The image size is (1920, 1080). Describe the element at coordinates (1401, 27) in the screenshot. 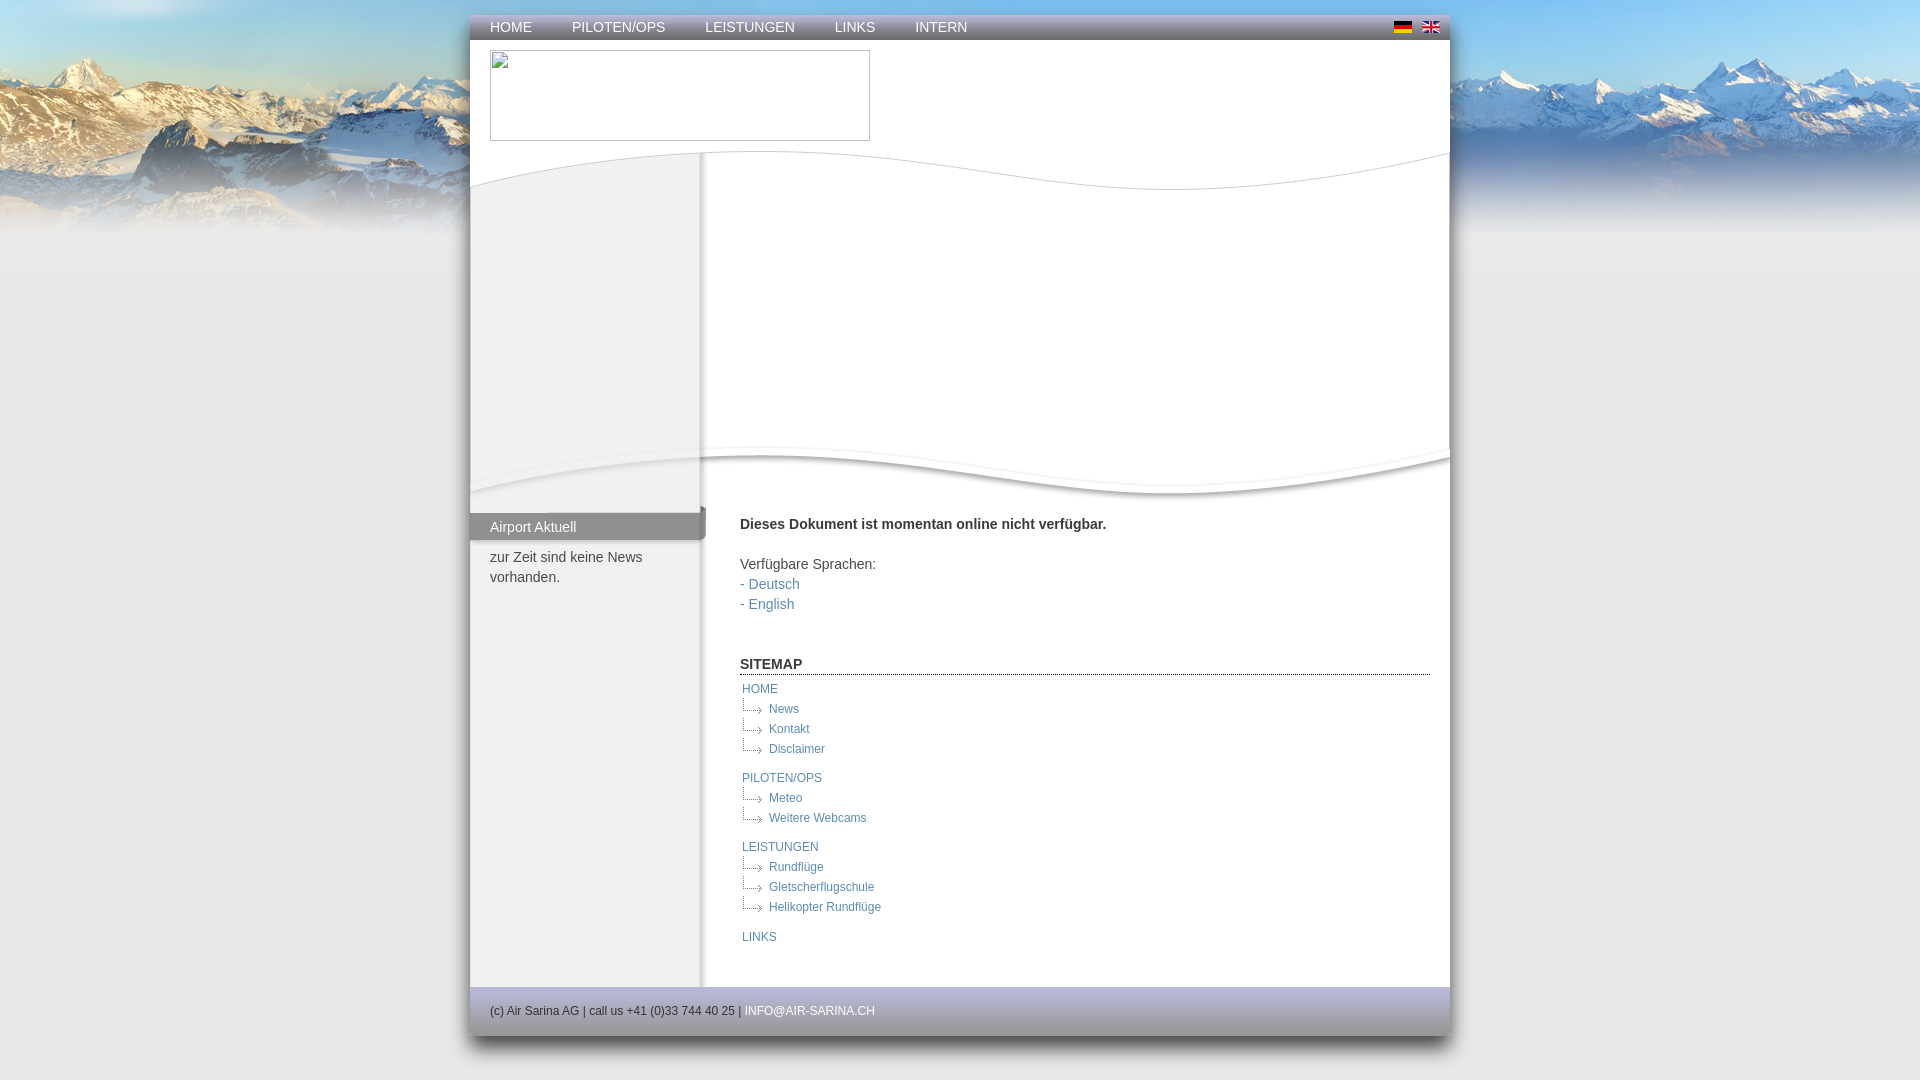

I see `'deutsch'` at that location.